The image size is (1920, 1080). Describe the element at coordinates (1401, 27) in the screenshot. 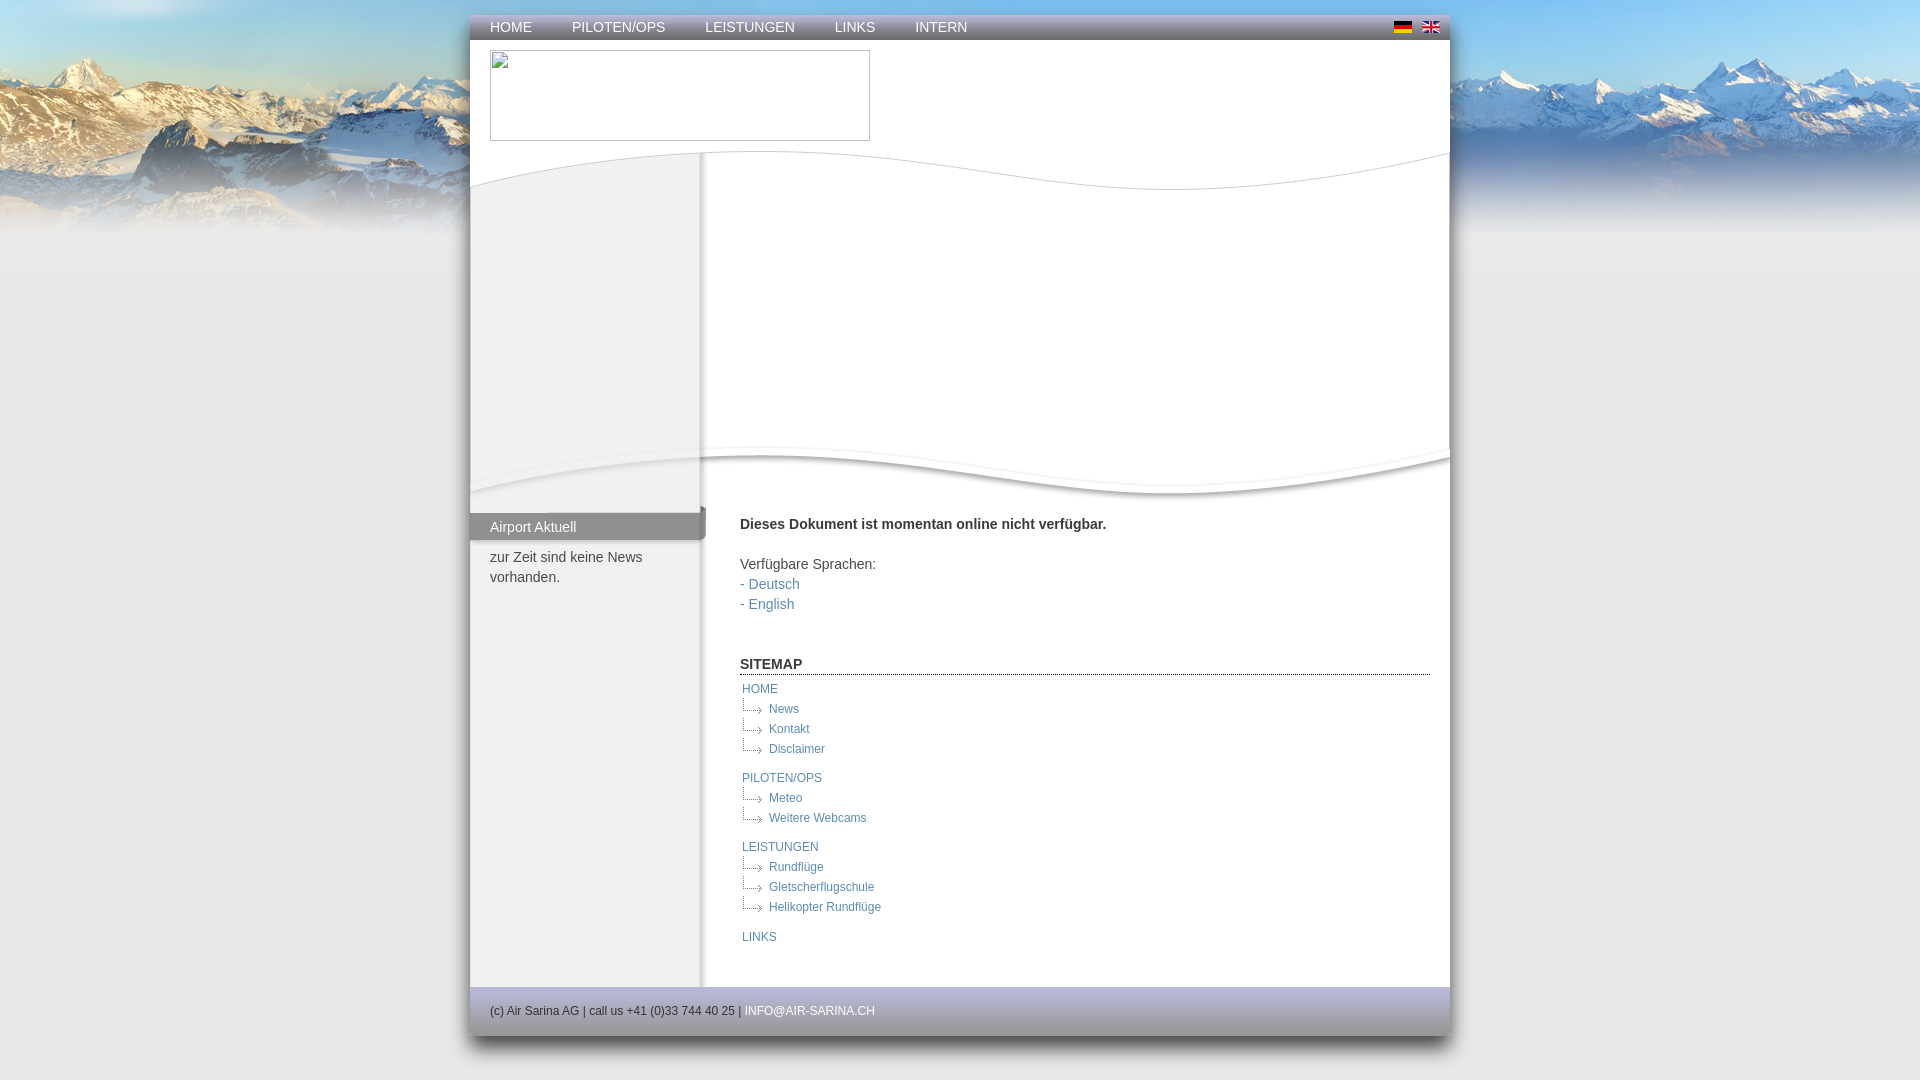

I see `'deutsch'` at that location.